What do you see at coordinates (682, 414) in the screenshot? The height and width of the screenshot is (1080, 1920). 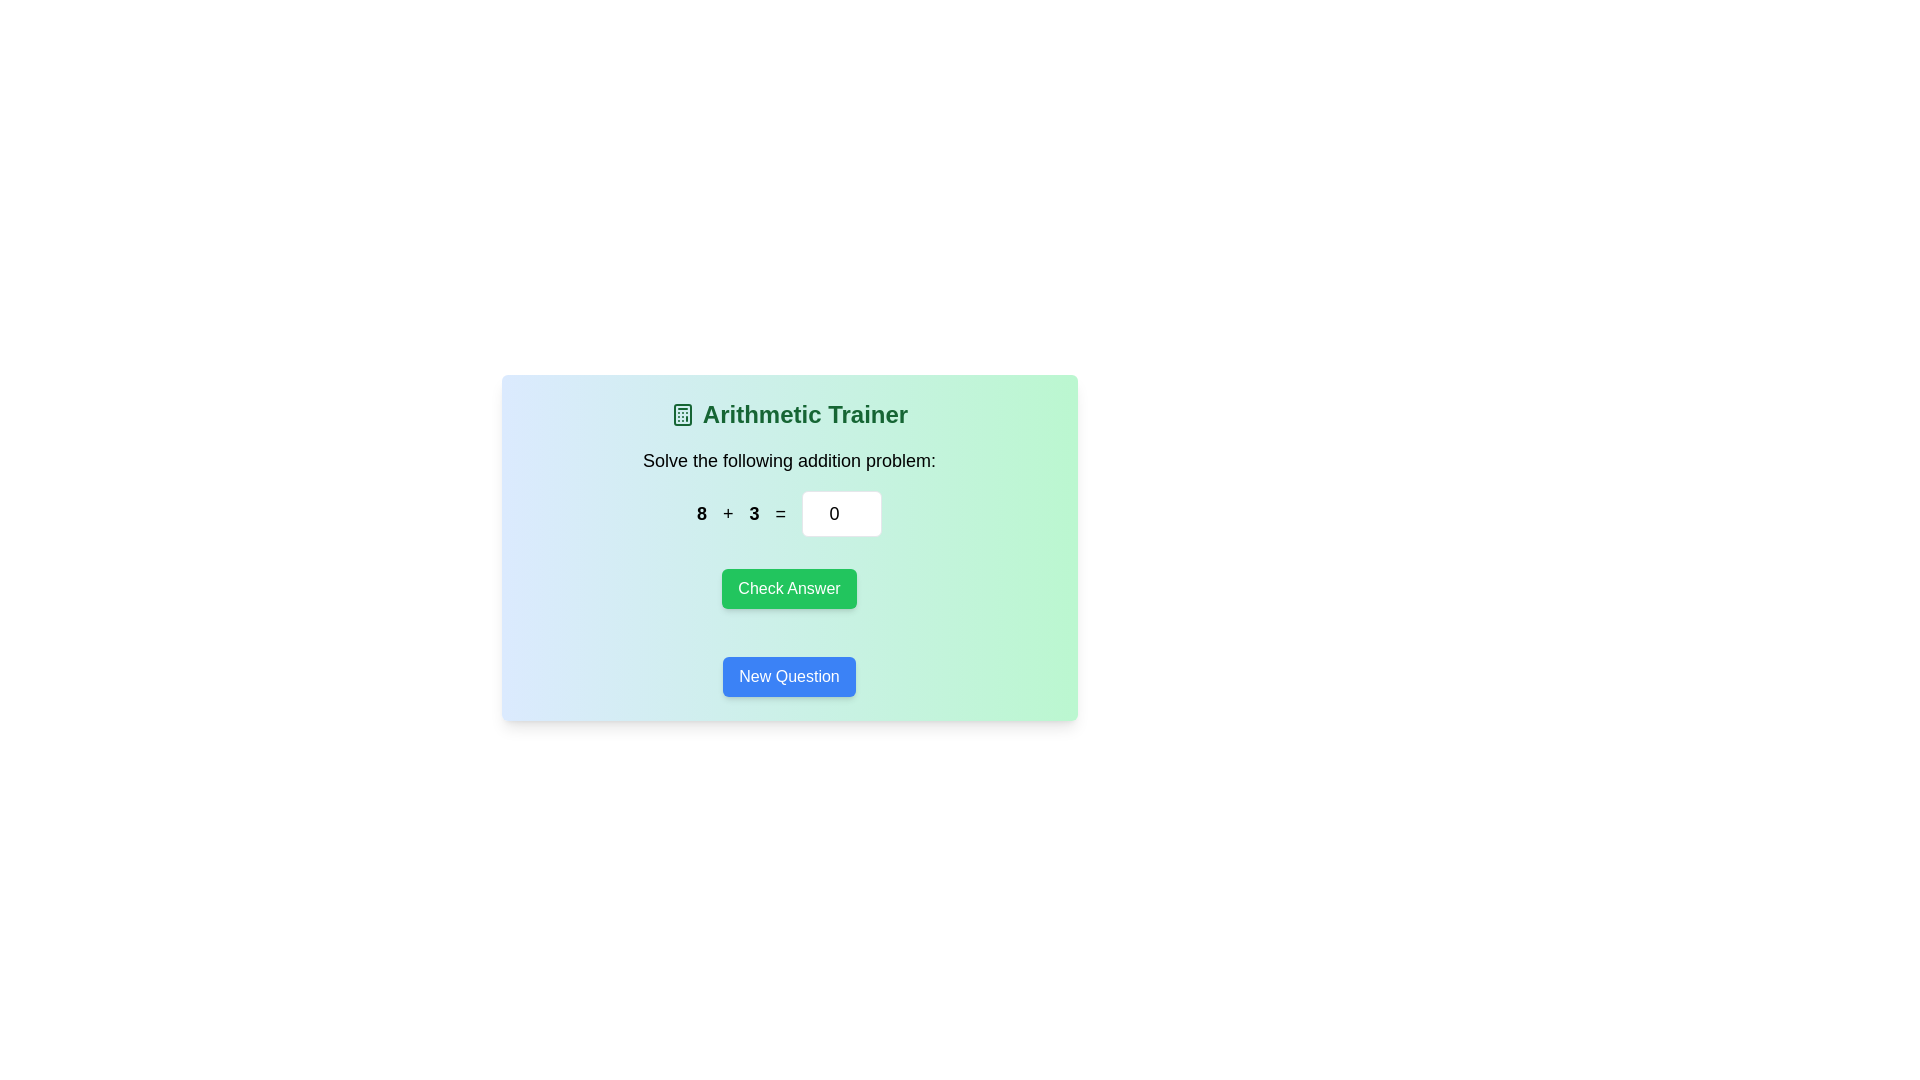 I see `the calculator icon located to the left of the 'Arithmetic Trainer' text at the top center of the interface` at bounding box center [682, 414].